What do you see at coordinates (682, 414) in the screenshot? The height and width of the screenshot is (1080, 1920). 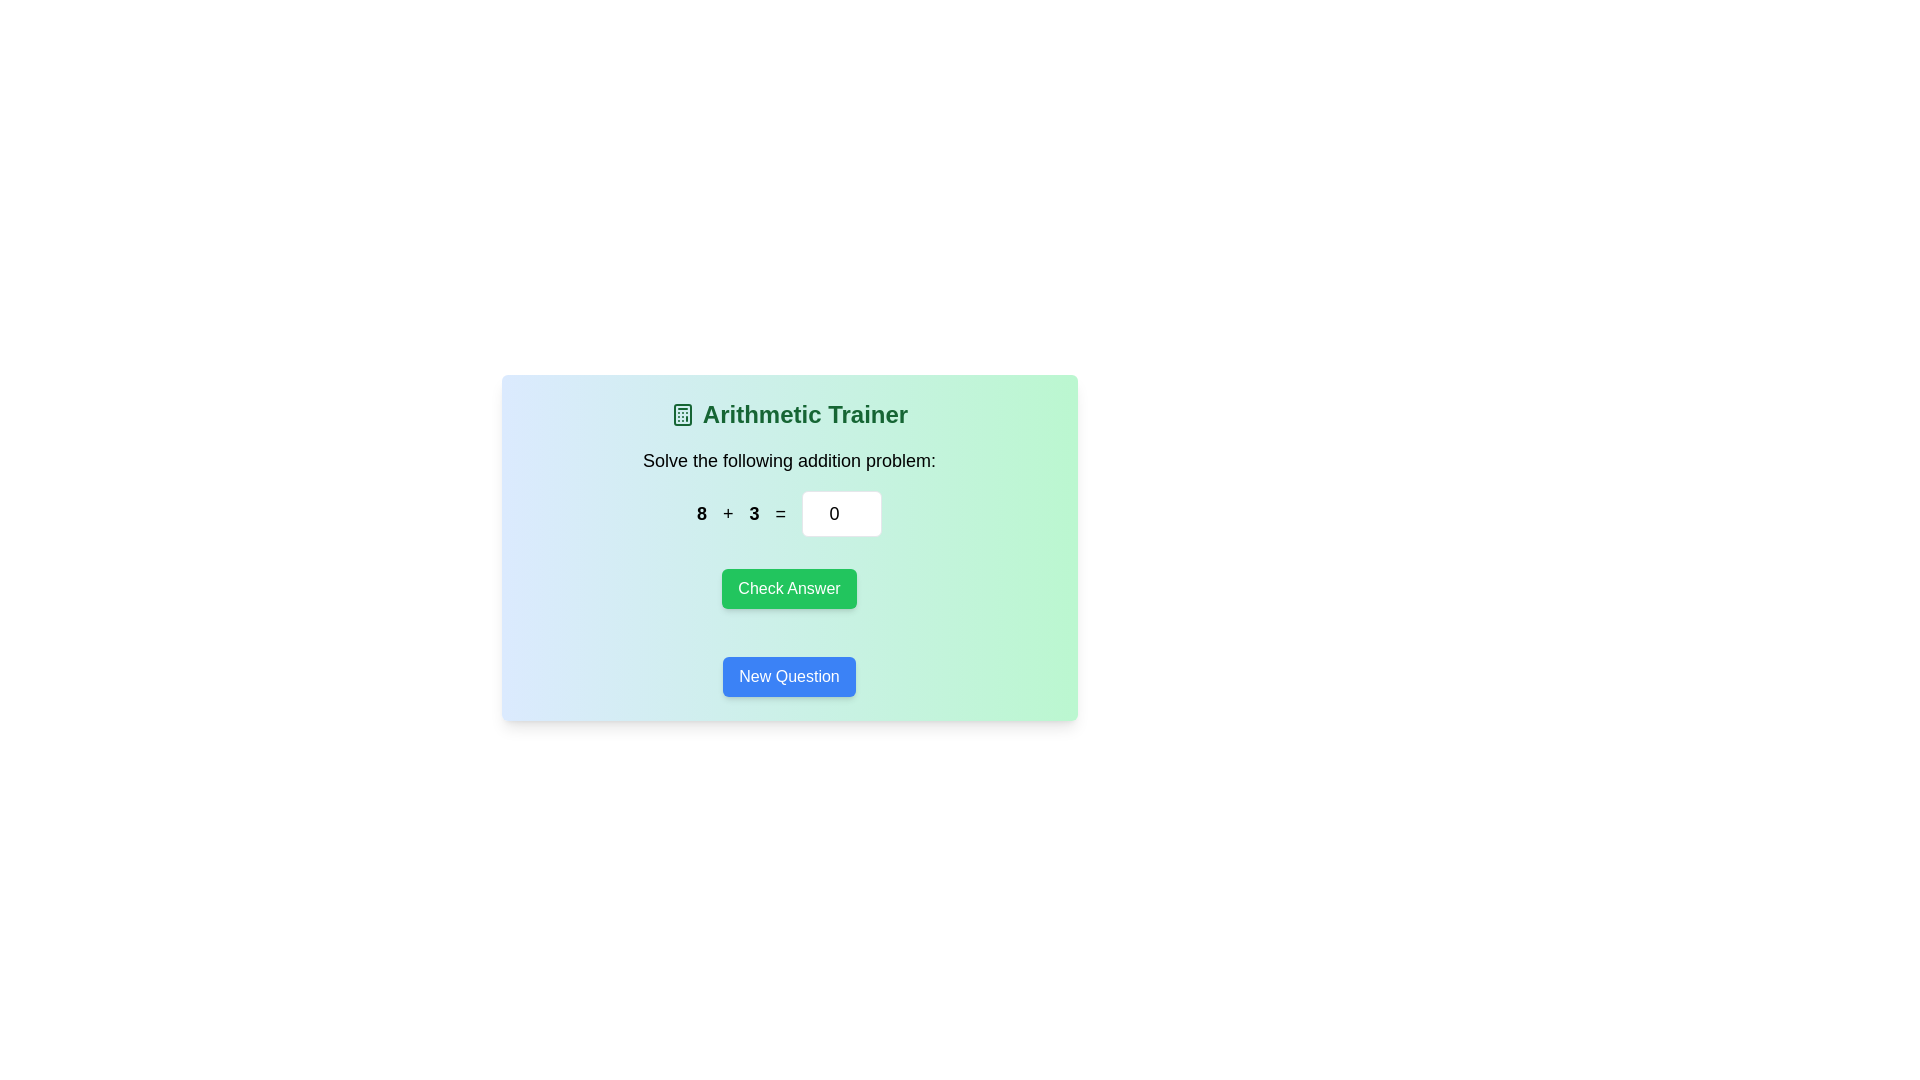 I see `the calculator icon located to the left of the 'Arithmetic Trainer' text at the top center of the interface` at bounding box center [682, 414].